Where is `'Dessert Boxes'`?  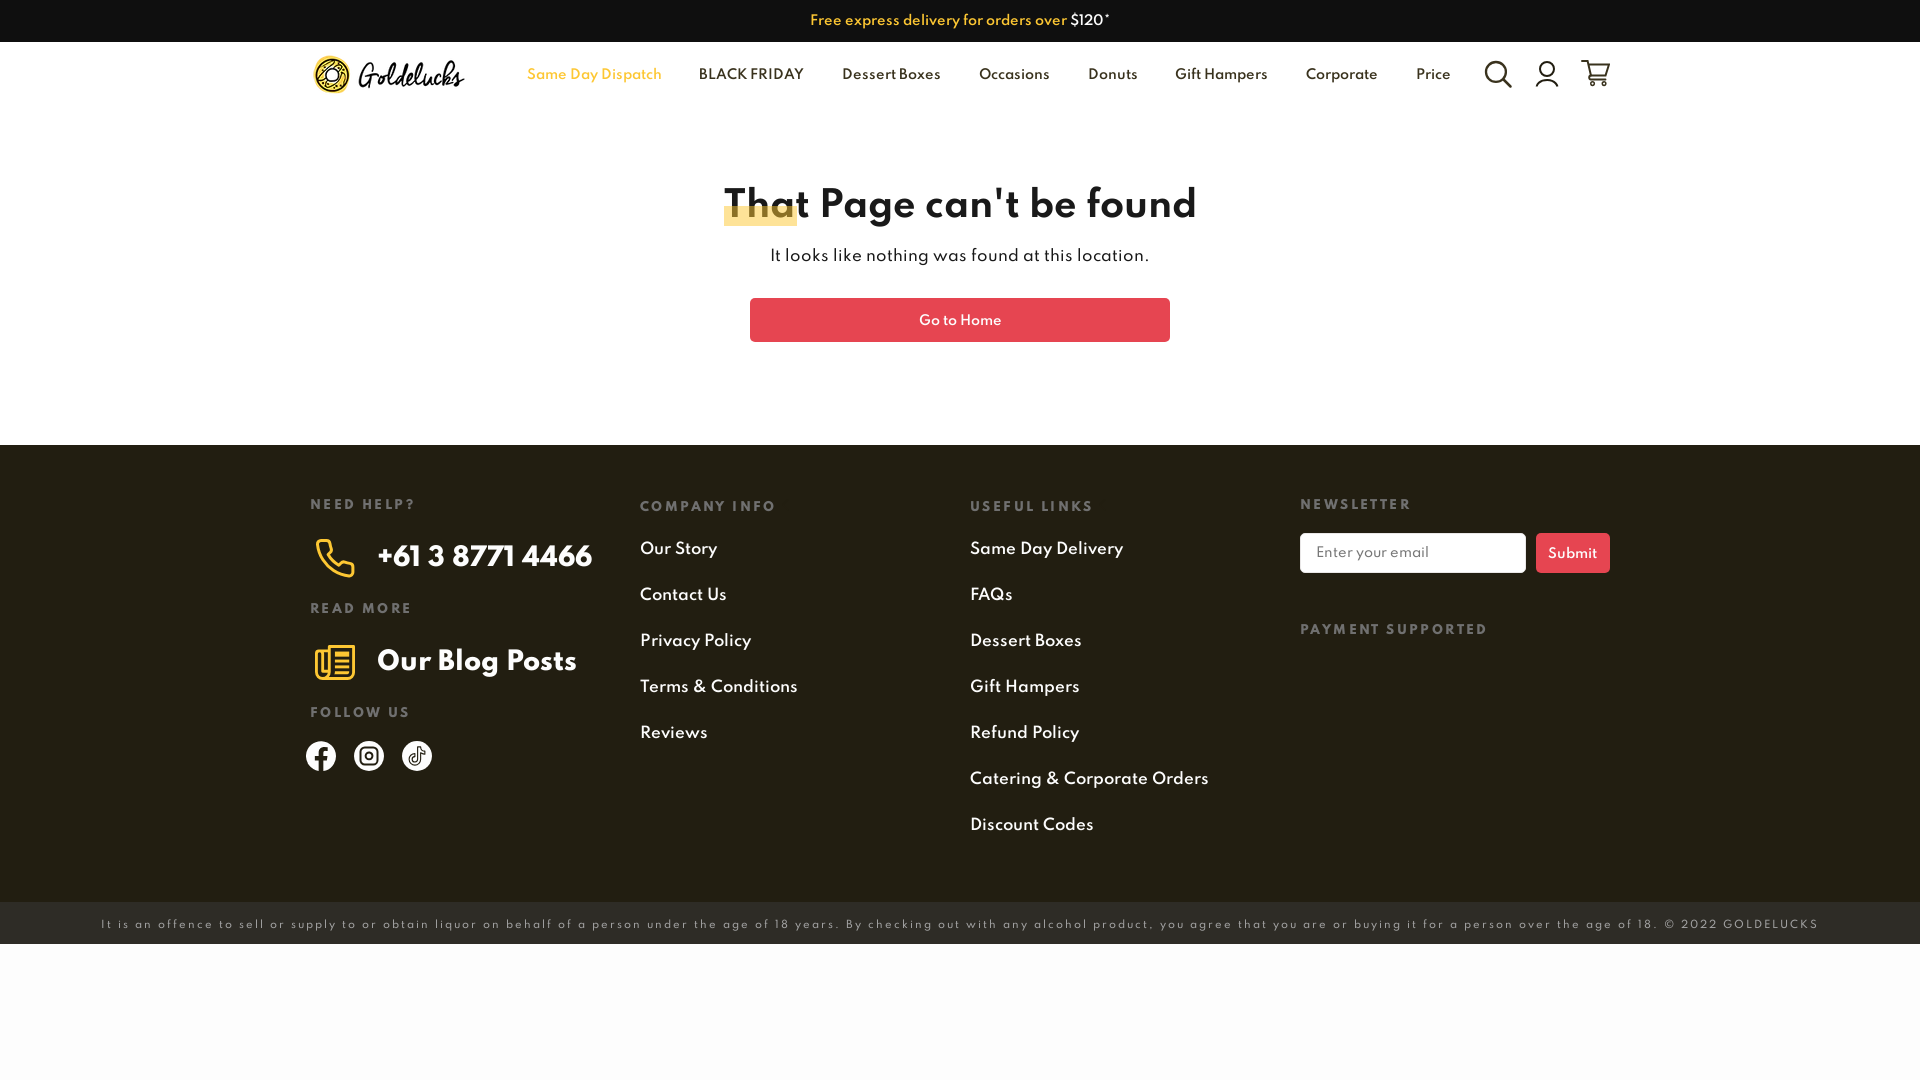 'Dessert Boxes' is located at coordinates (834, 74).